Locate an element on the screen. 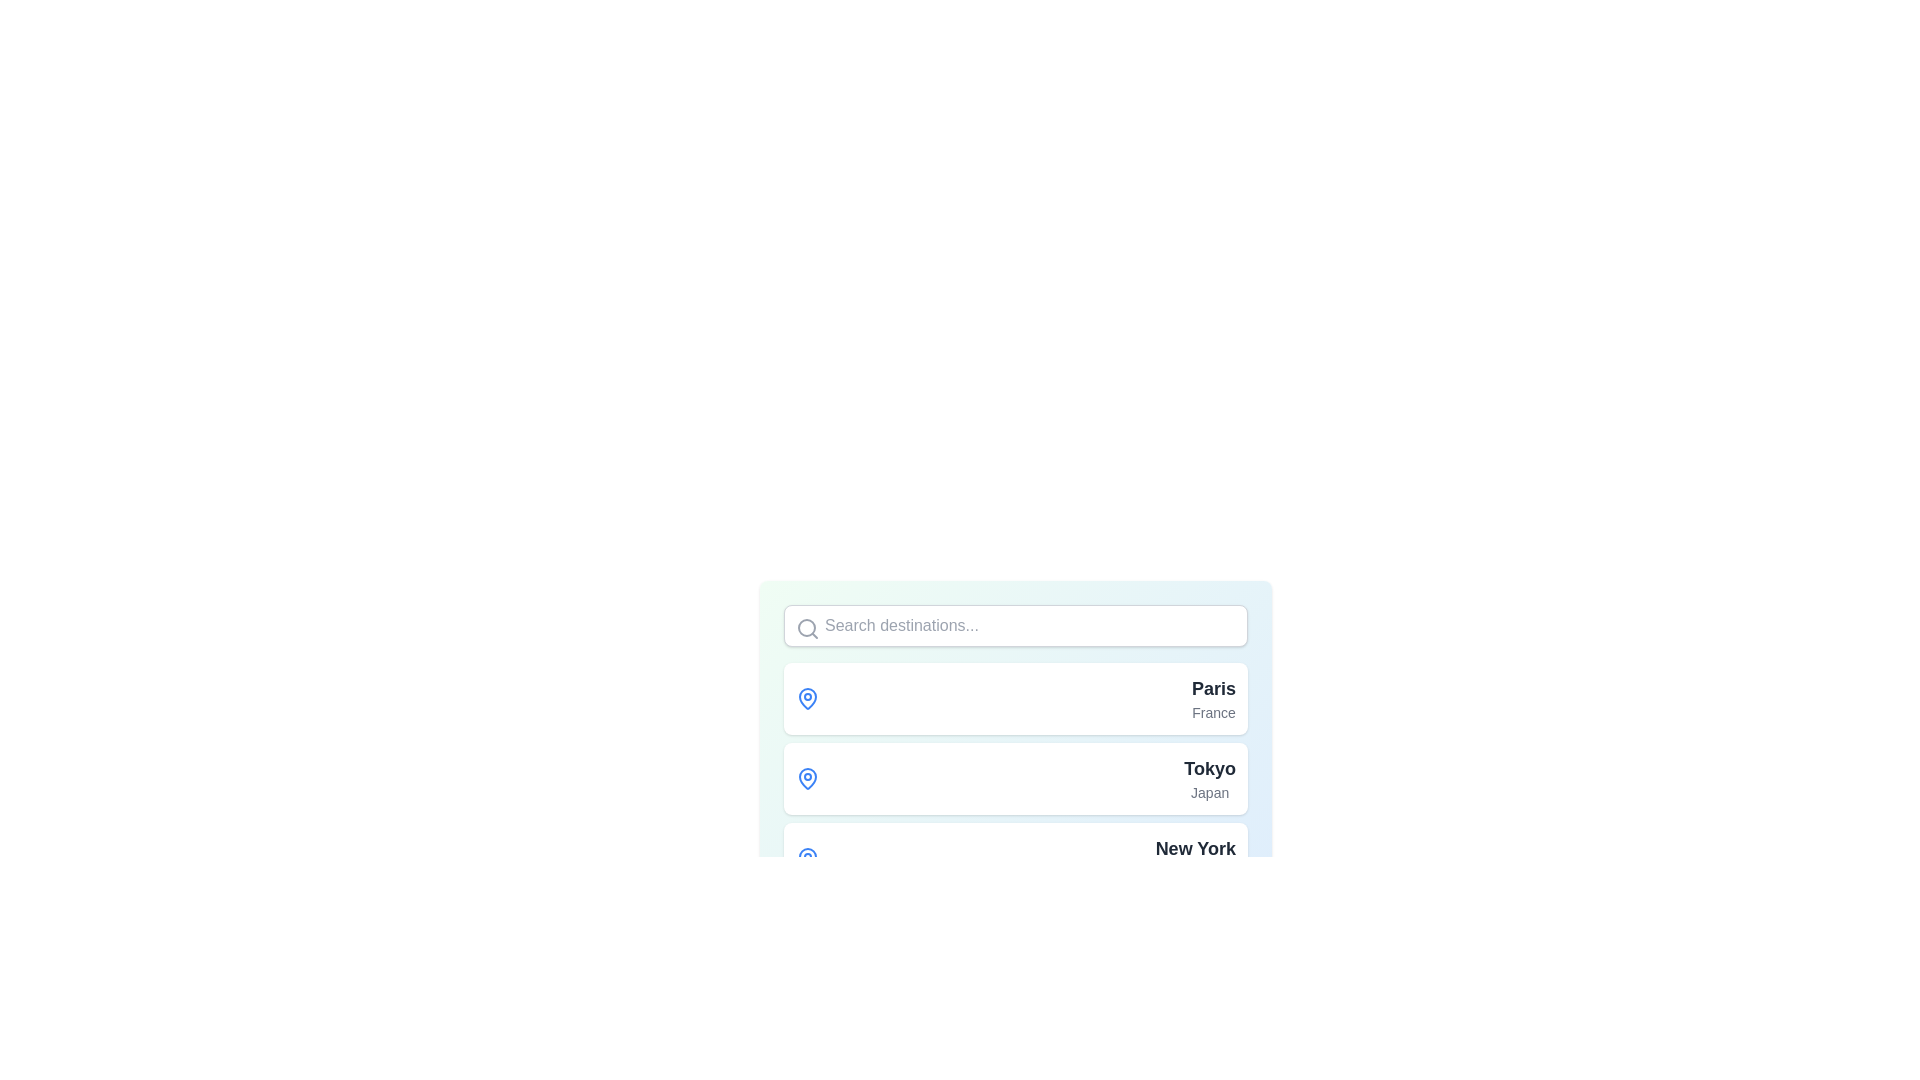 The image size is (1920, 1080). the Text display element showing the city-country pair 'Paris, France' is located at coordinates (1213, 697).